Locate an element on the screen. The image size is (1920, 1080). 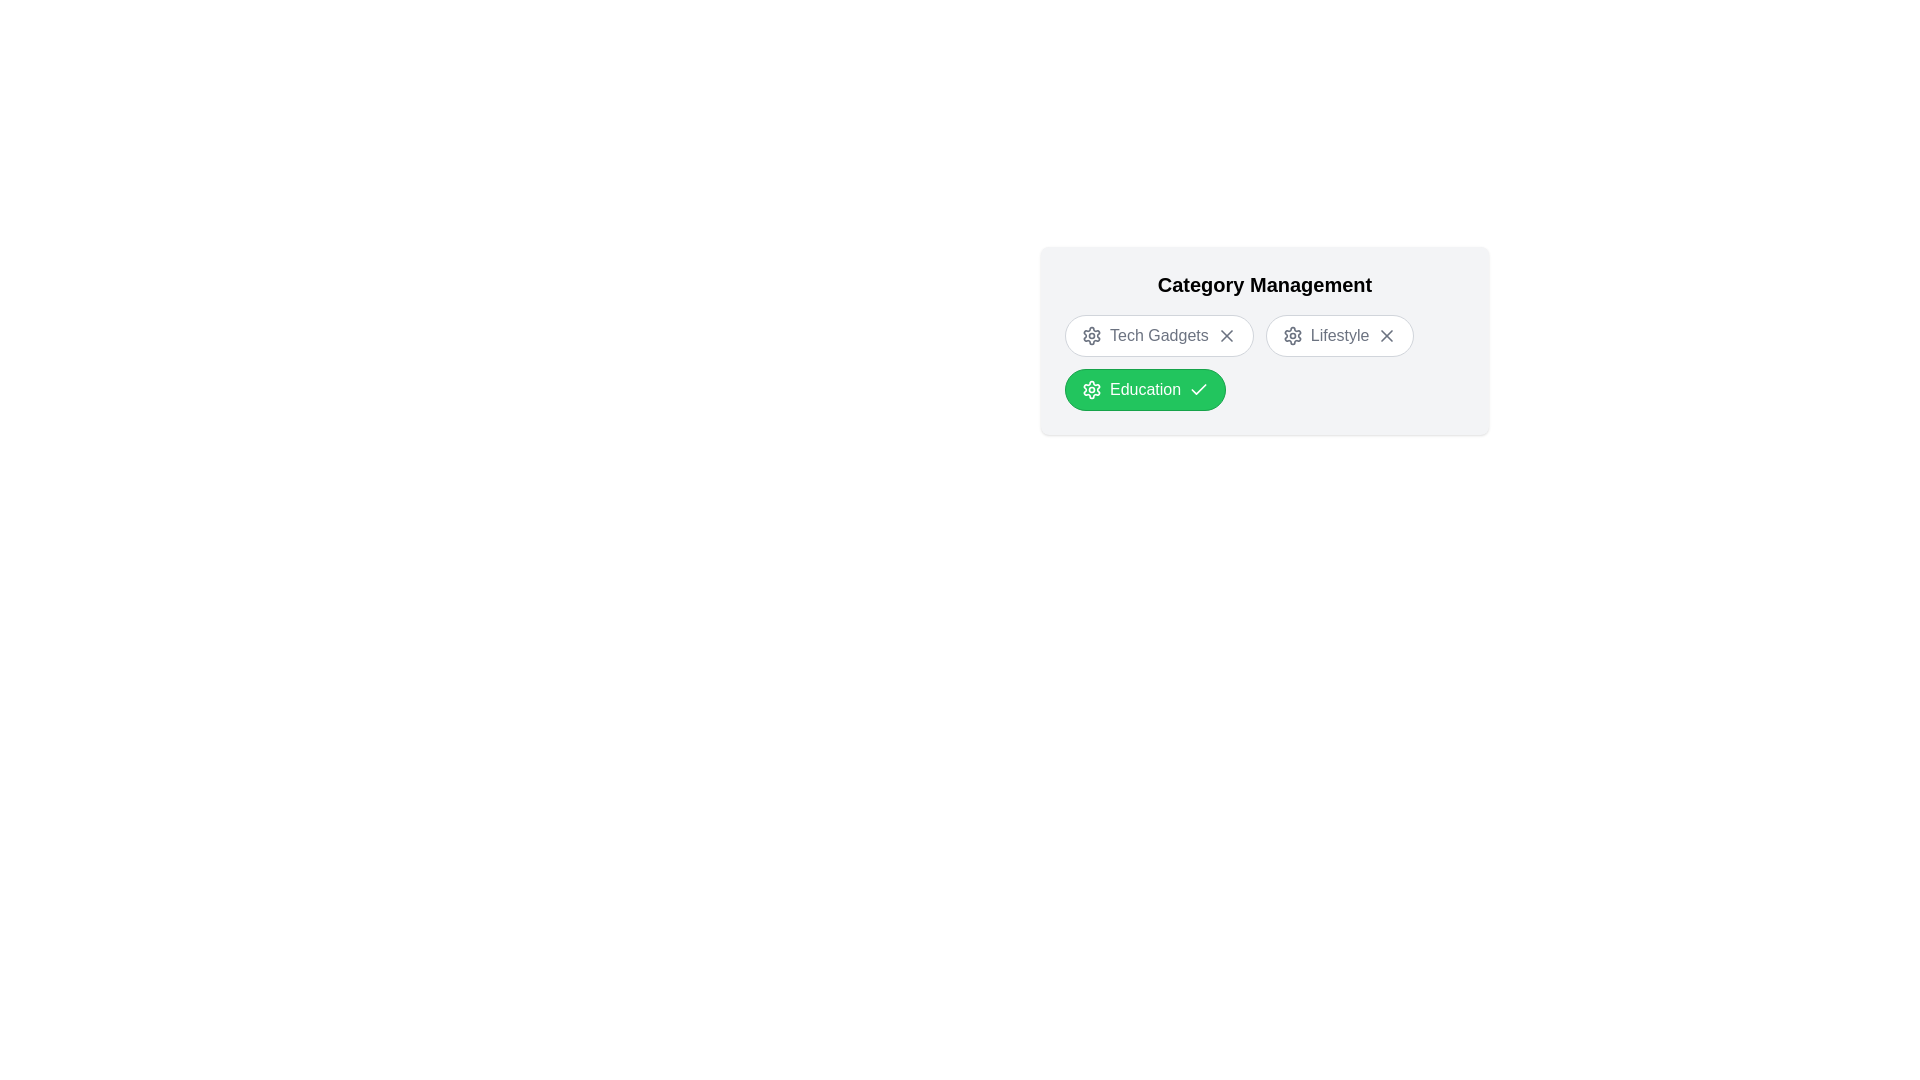
the 'Lifestyle' chip to toggle its state is located at coordinates (1339, 334).